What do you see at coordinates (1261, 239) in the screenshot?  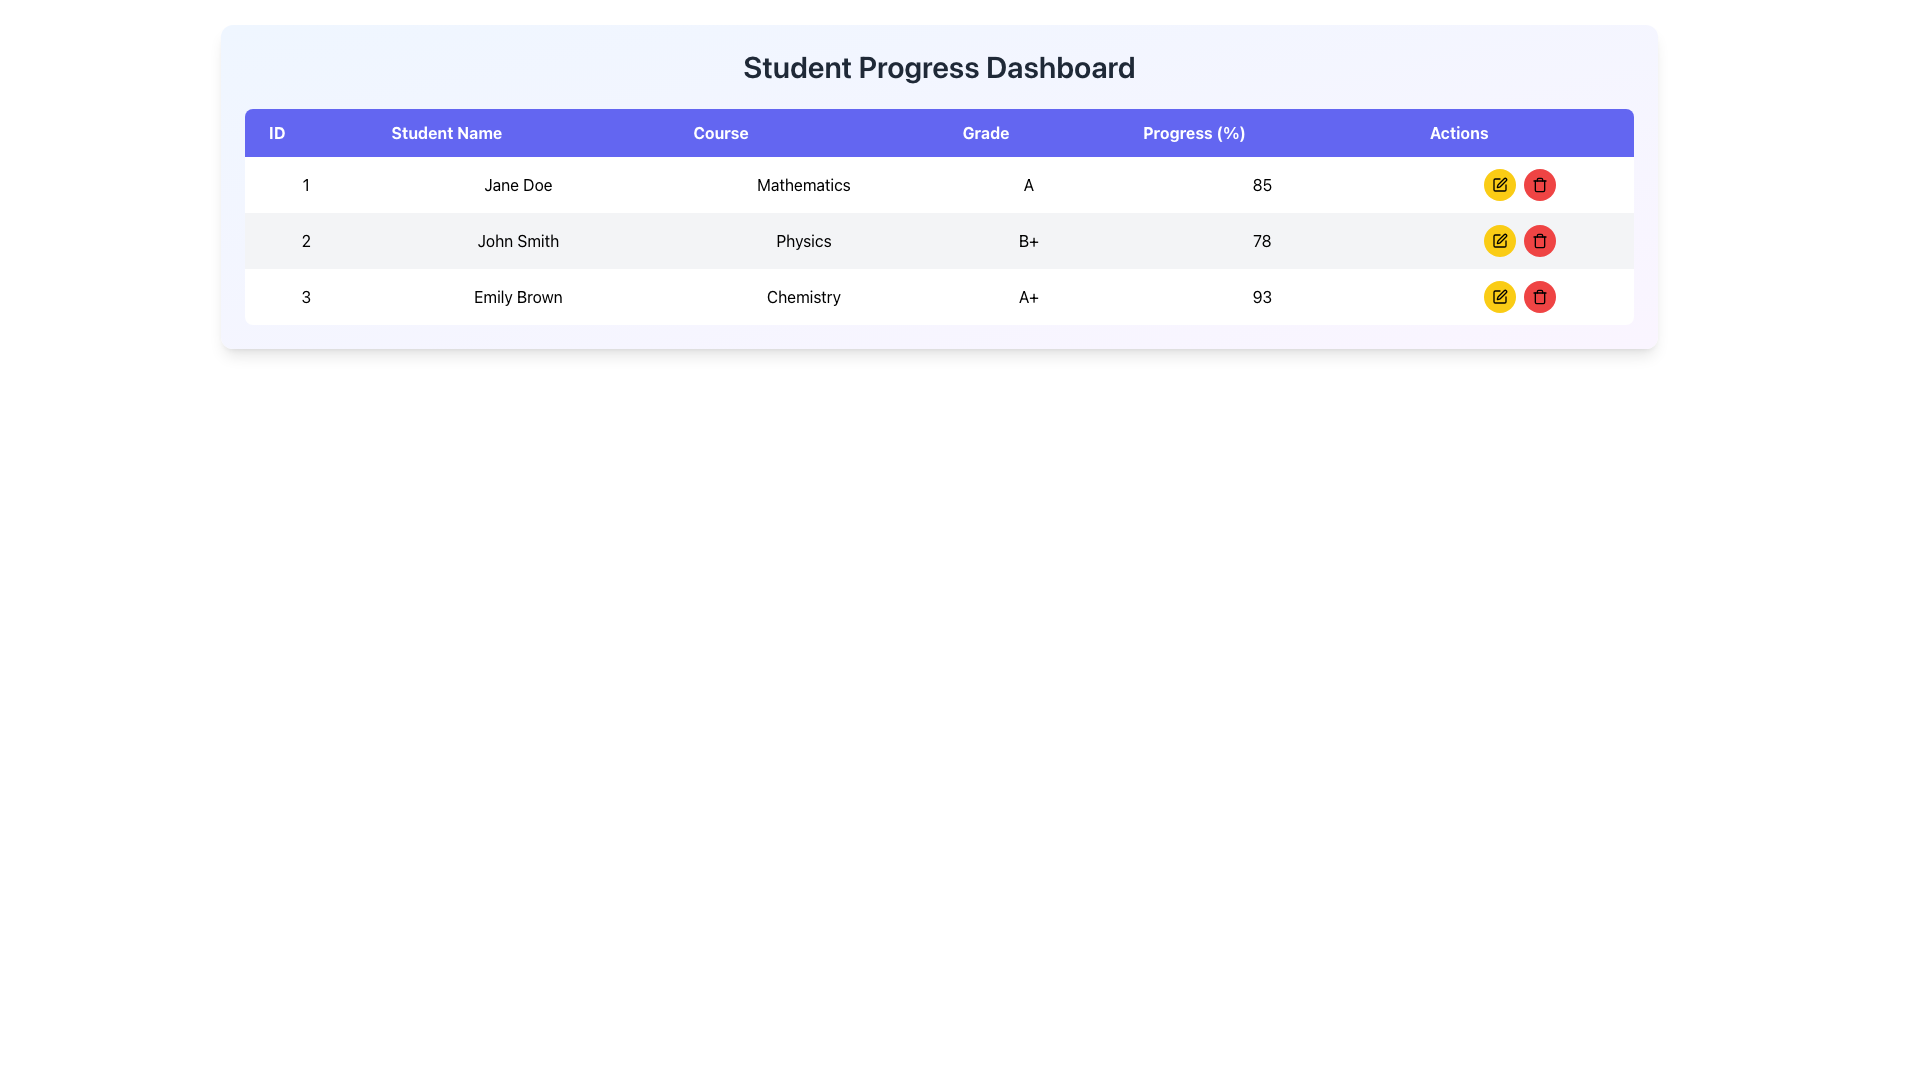 I see `the text label displaying the number '78' in the 'Progress (%)' column for 'John Smith' in the table` at bounding box center [1261, 239].